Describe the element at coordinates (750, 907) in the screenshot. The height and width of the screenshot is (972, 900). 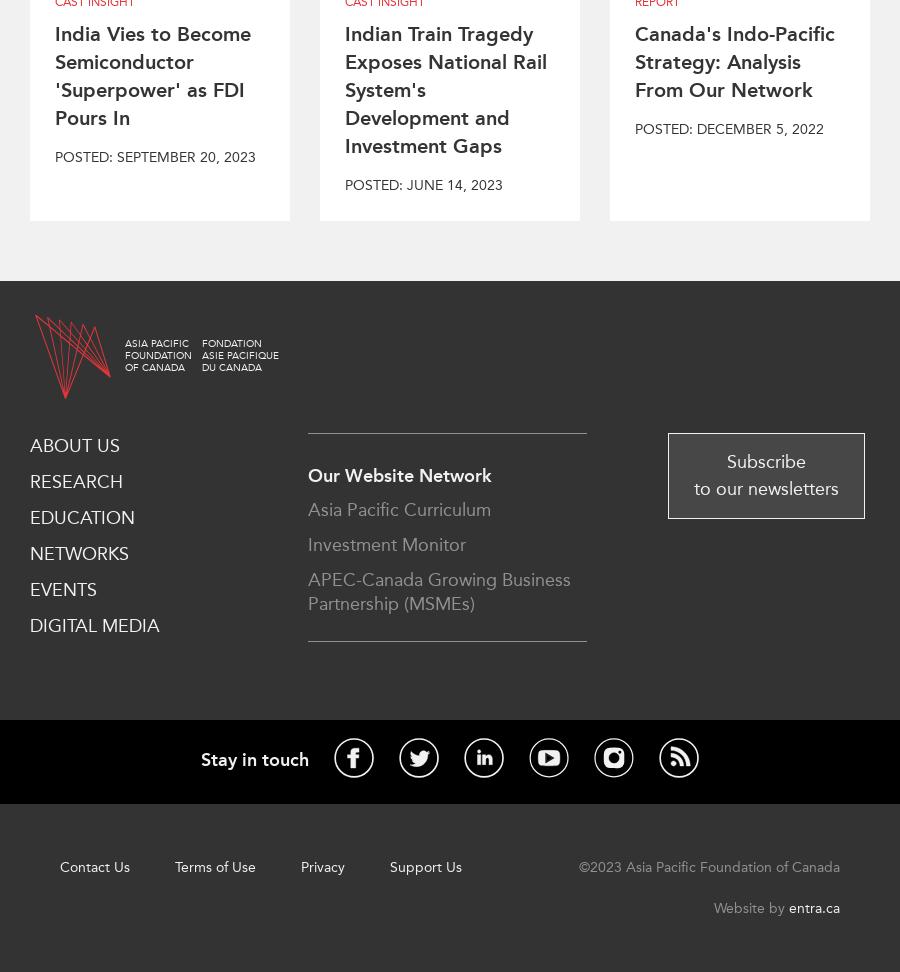
I see `'Website by'` at that location.